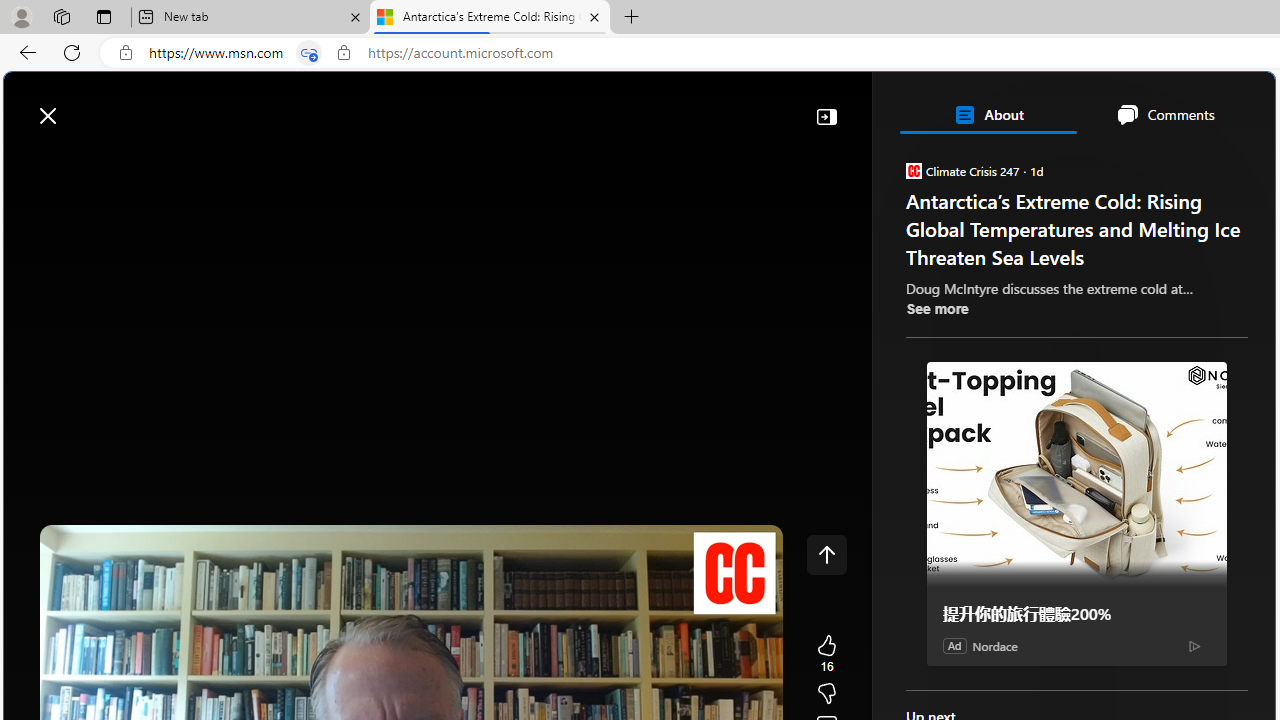 This screenshot has width=1280, height=720. What do you see at coordinates (912, 169) in the screenshot?
I see `'Climate Crisis 247'` at bounding box center [912, 169].